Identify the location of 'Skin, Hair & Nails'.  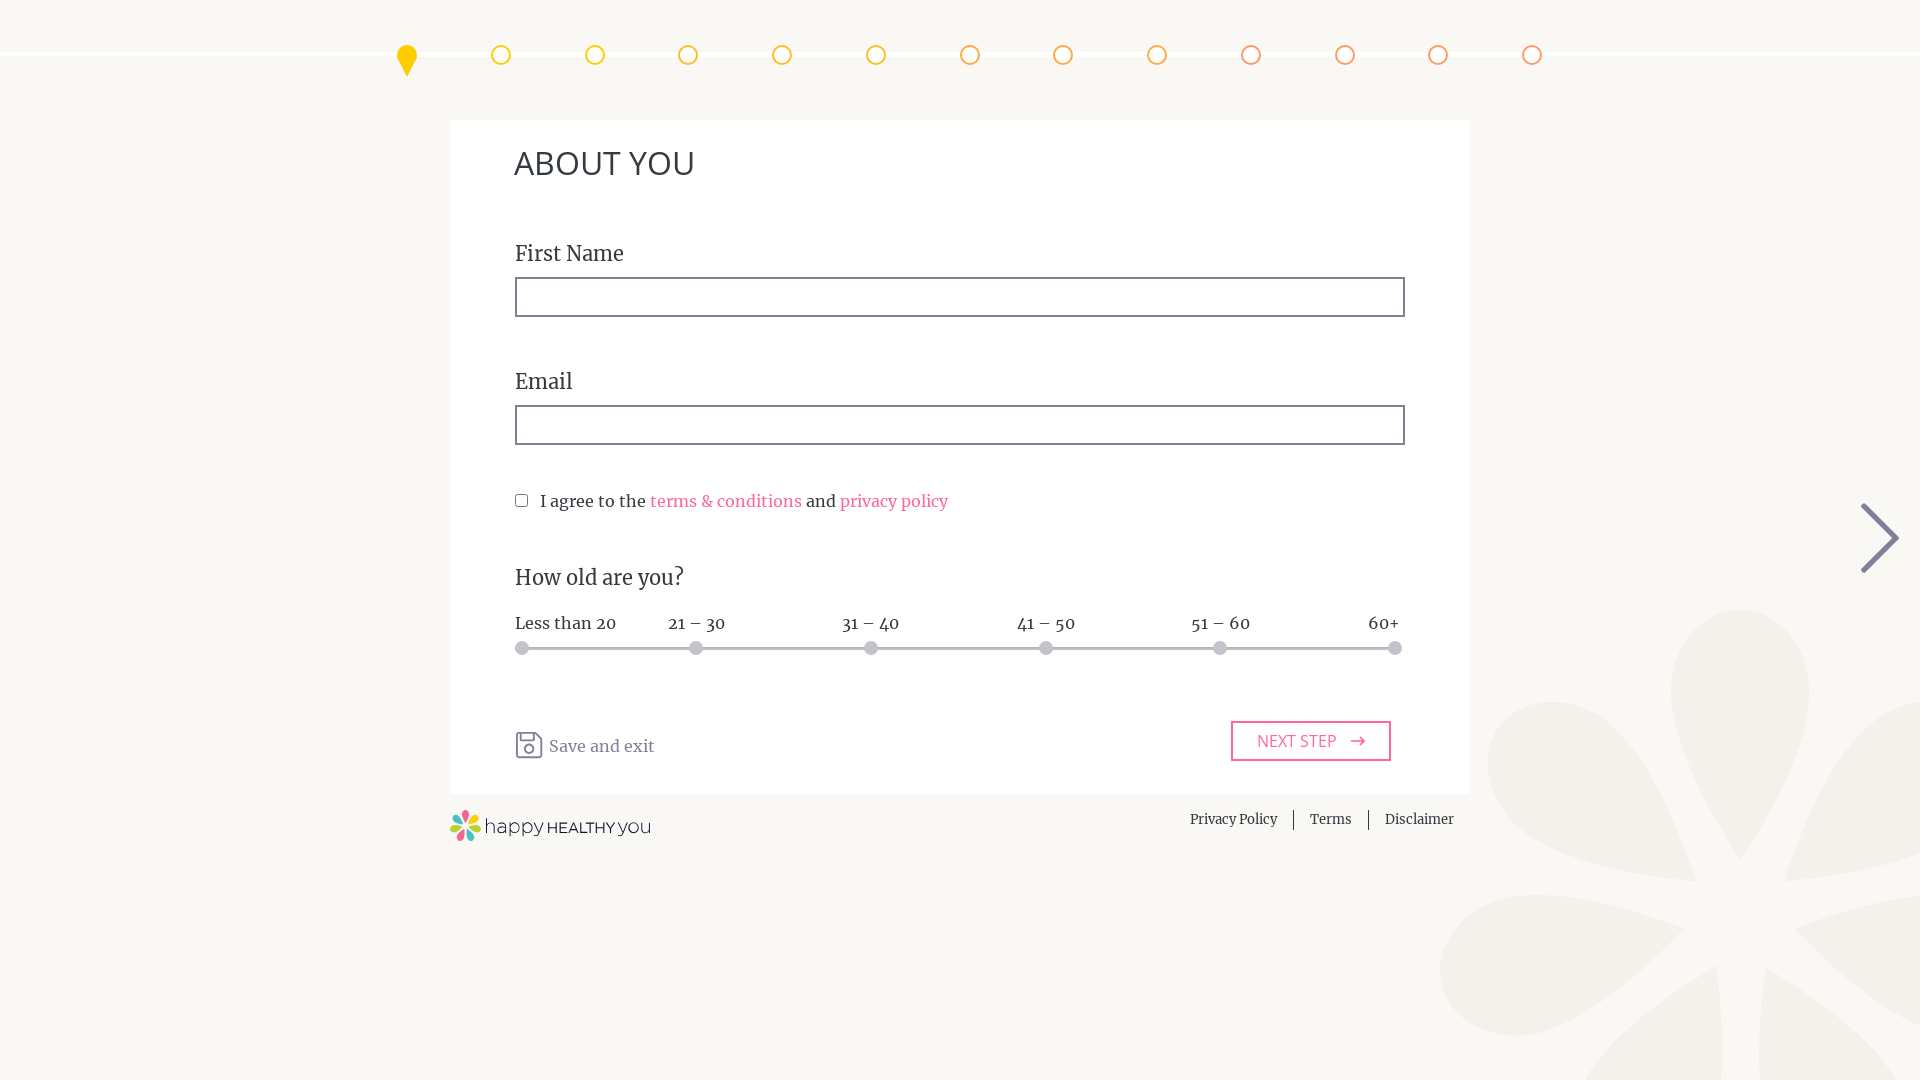
(1061, 53).